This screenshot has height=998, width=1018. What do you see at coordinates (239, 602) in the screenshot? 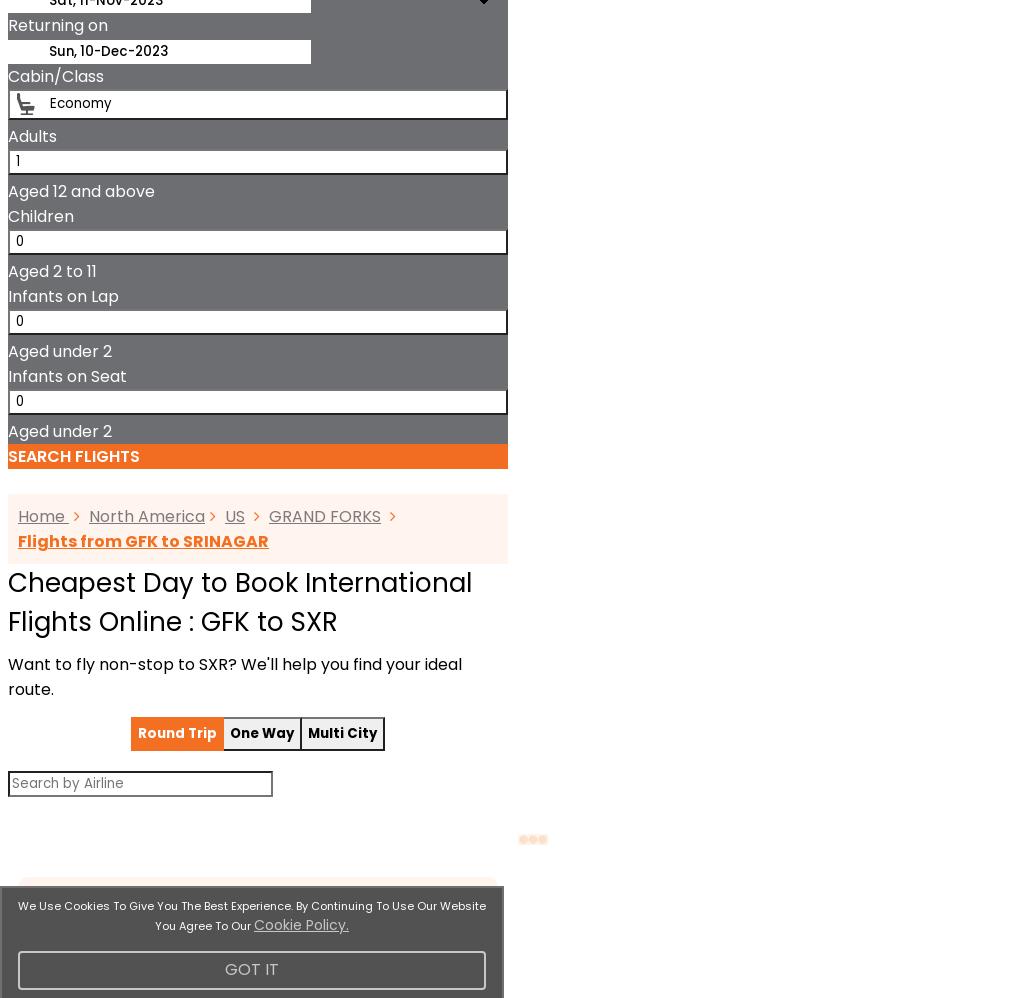
I see `'Cheapest Day to Book International Flights Online :'` at bounding box center [239, 602].